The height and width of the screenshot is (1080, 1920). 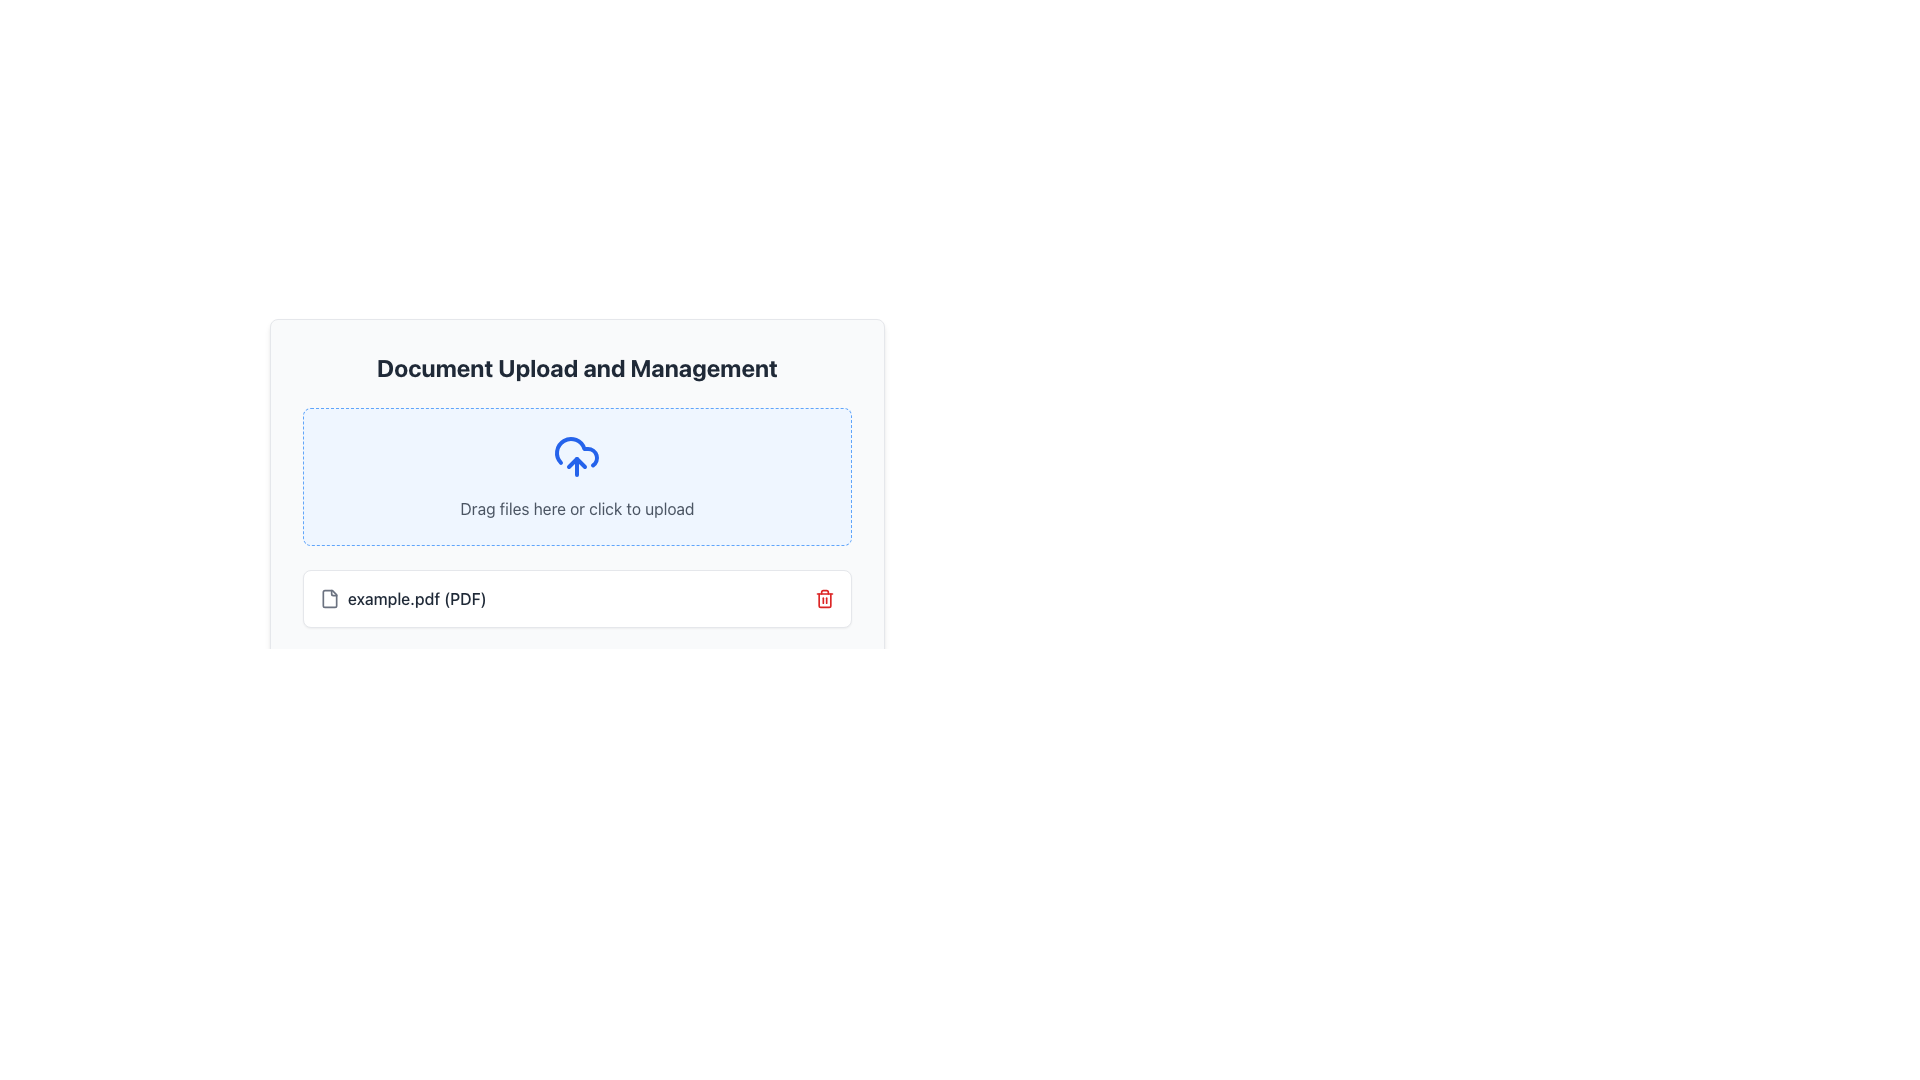 What do you see at coordinates (825, 597) in the screenshot?
I see `the red trash can icon button located at the bottom-right corner of the card, which is used` at bounding box center [825, 597].